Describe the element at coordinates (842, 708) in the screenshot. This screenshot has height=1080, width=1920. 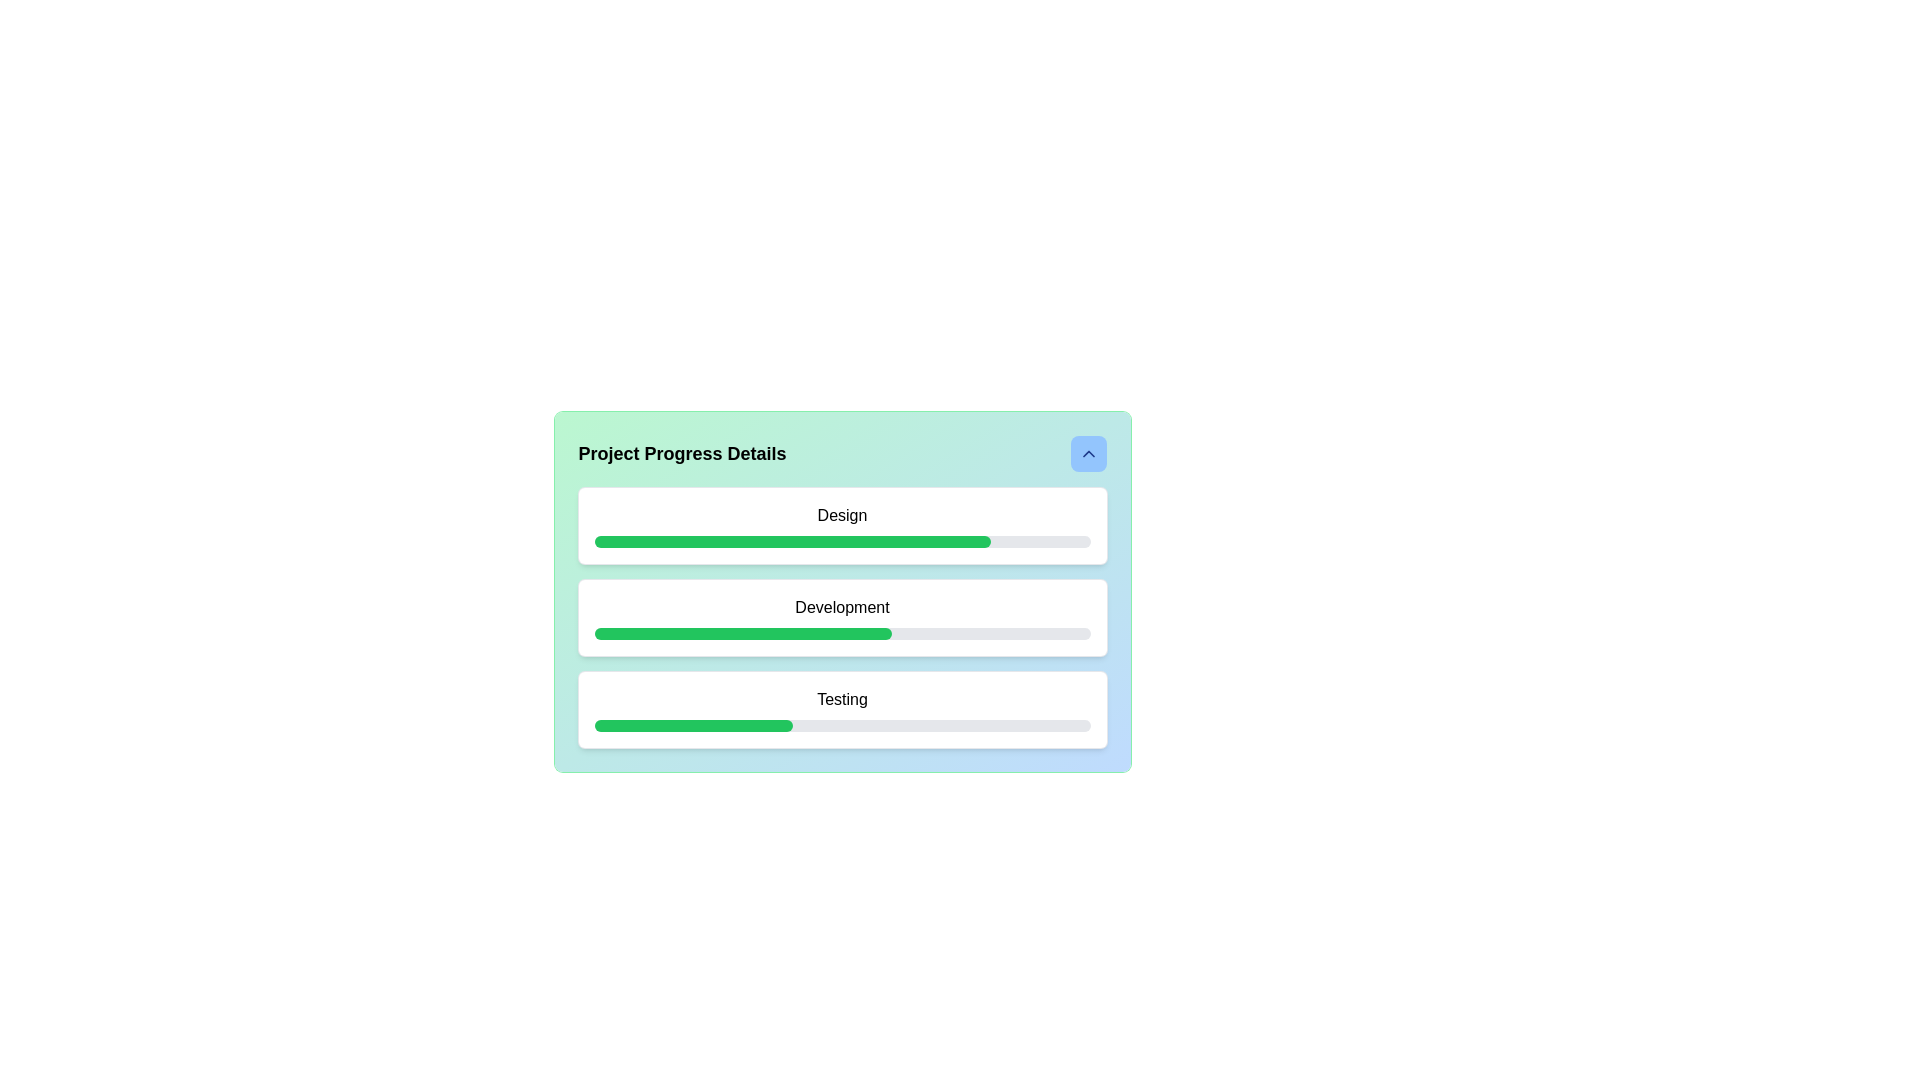
I see `the Progress bar card labeled 'Testing' at the bottom of the stack, which has a white background and shows 40% progress` at that location.